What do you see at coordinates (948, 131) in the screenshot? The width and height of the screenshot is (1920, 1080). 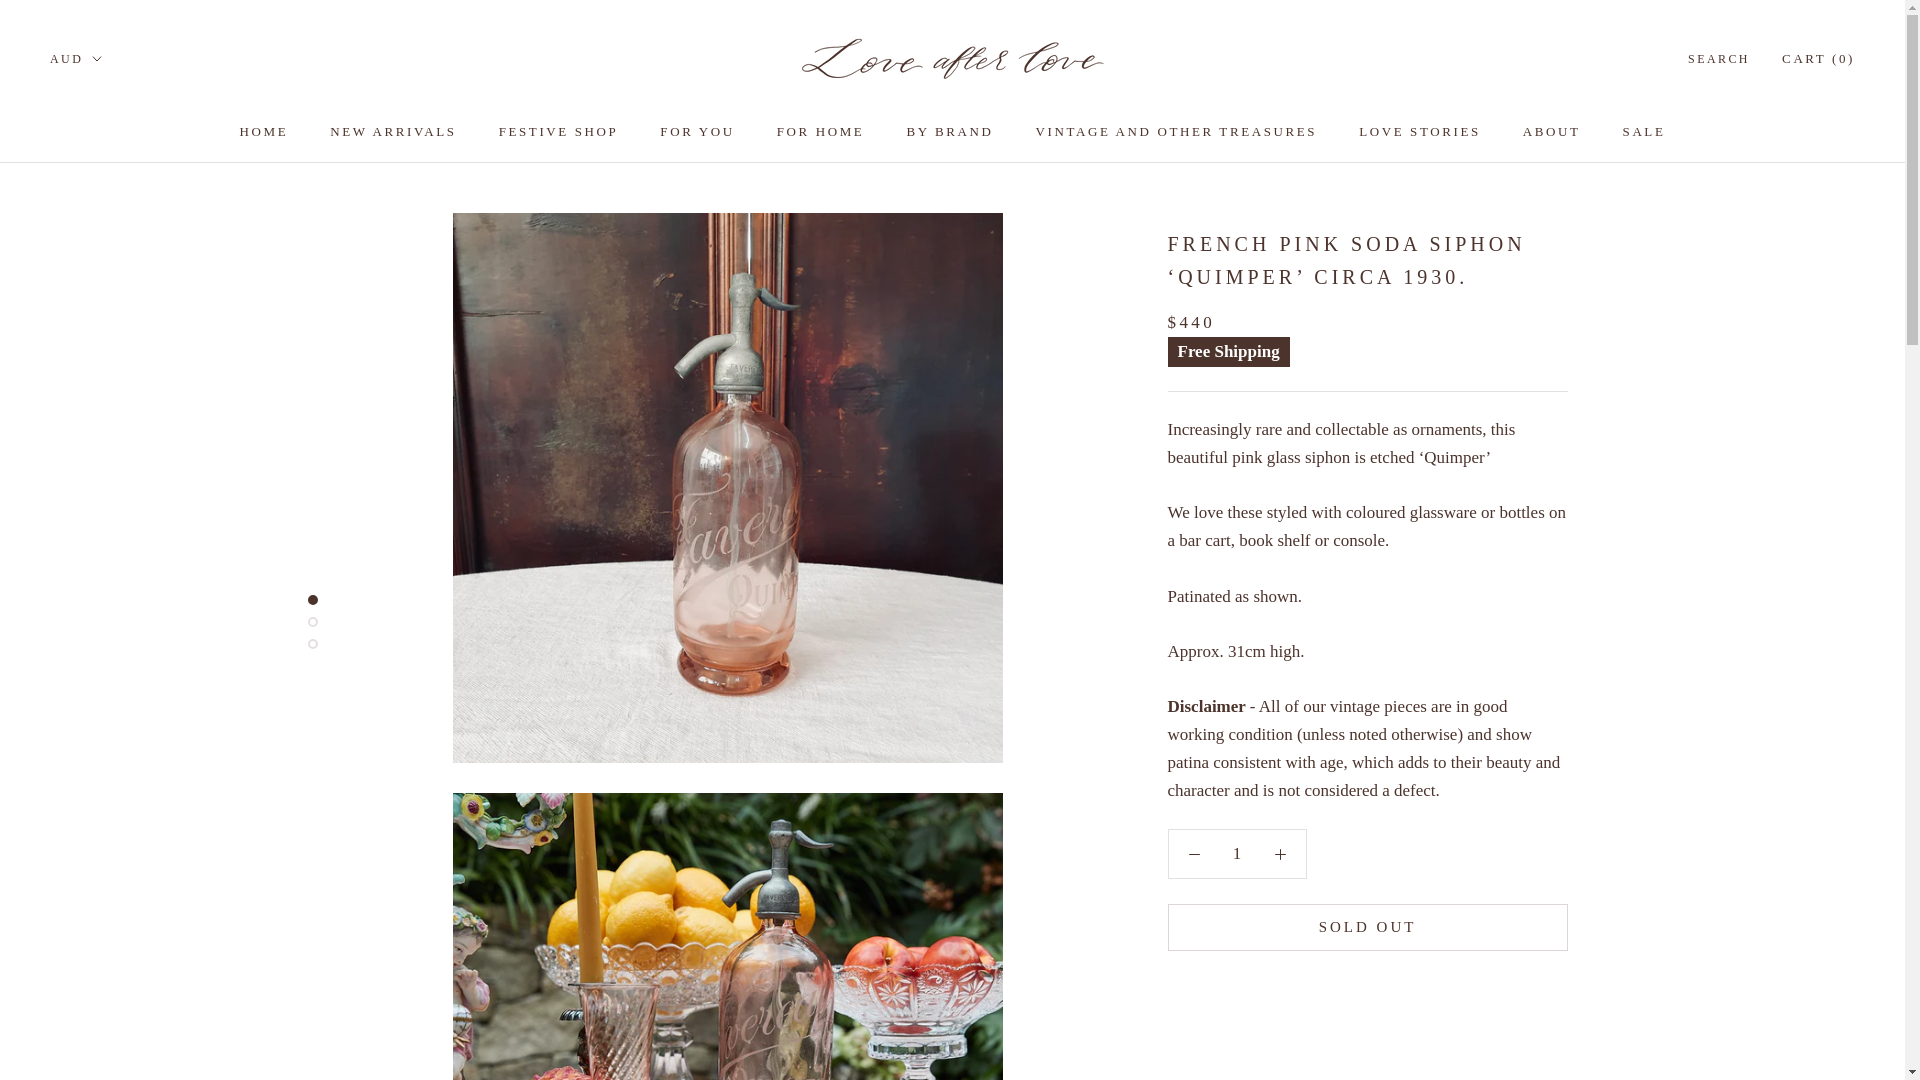 I see `'BY BRAND'` at bounding box center [948, 131].